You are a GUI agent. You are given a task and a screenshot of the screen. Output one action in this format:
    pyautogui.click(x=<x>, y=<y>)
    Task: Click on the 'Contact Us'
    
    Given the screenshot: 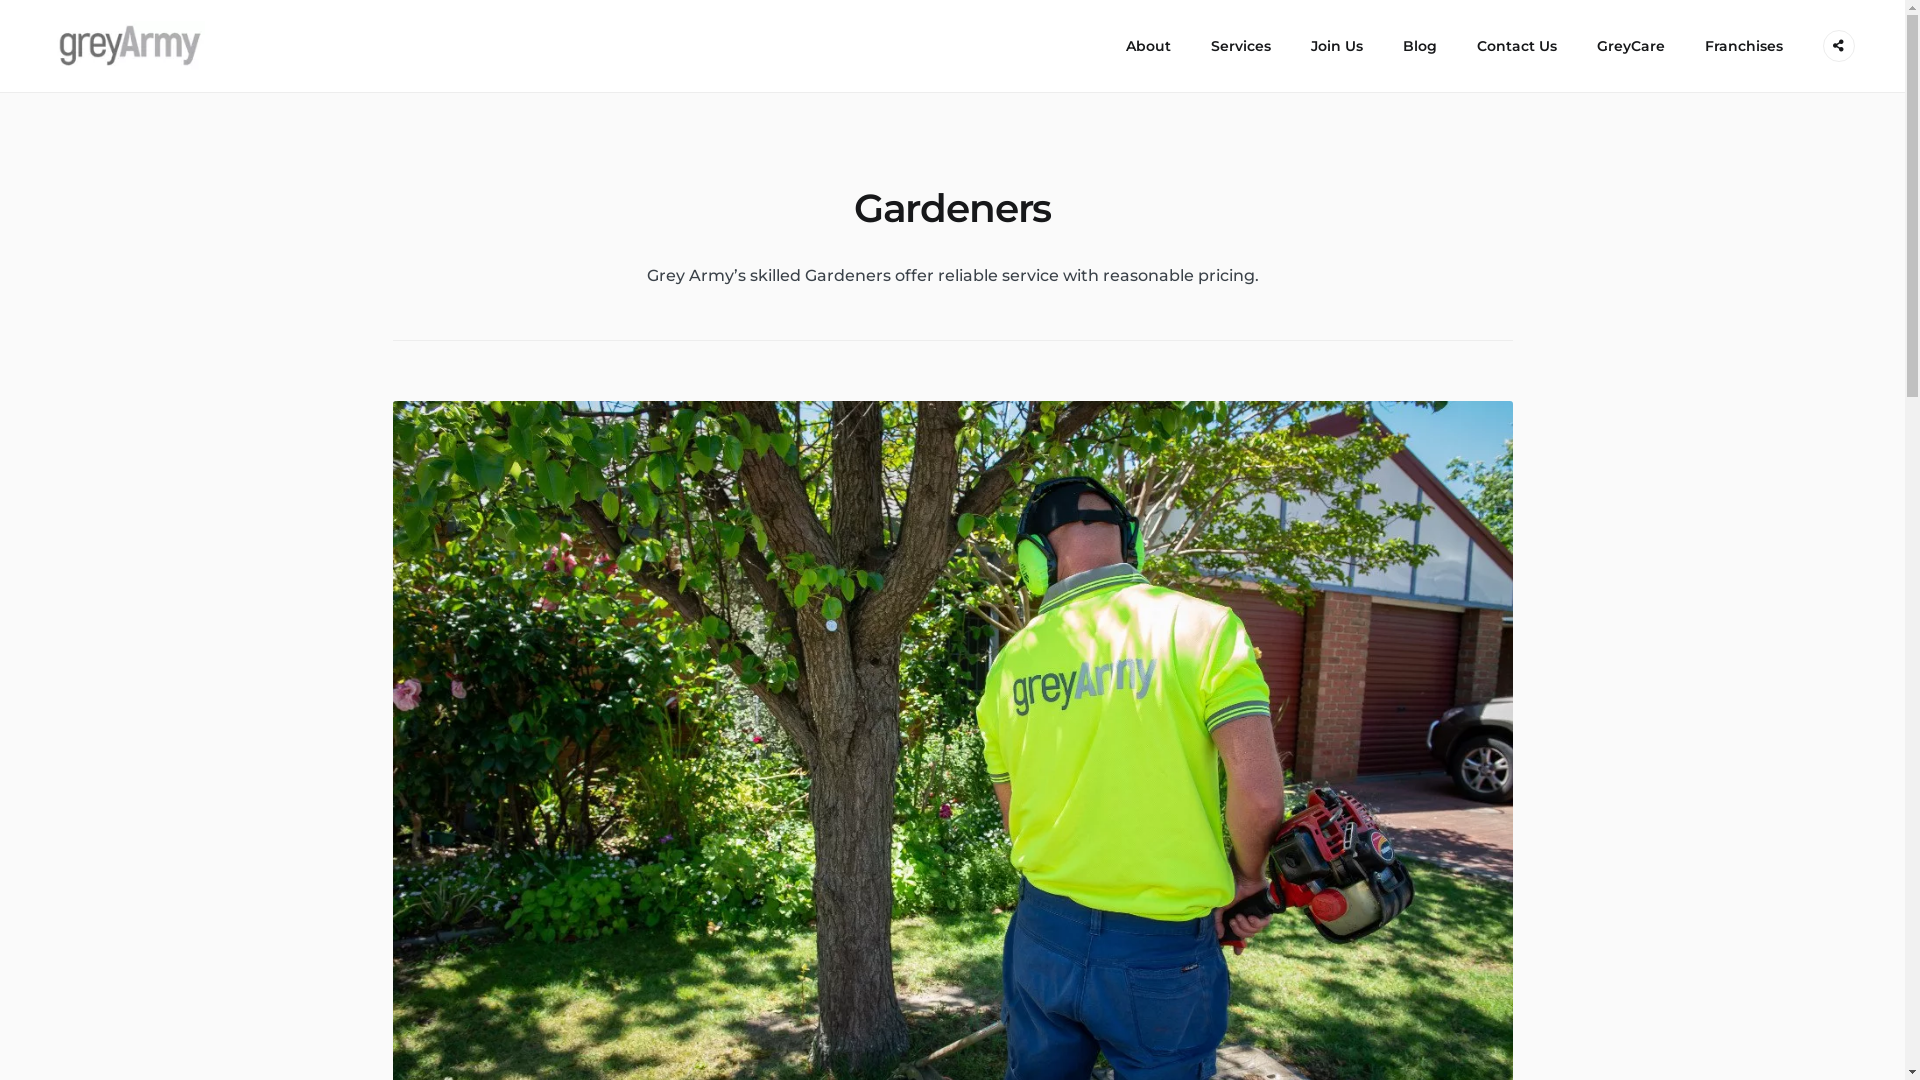 What is the action you would take?
    pyautogui.click(x=1516, y=45)
    